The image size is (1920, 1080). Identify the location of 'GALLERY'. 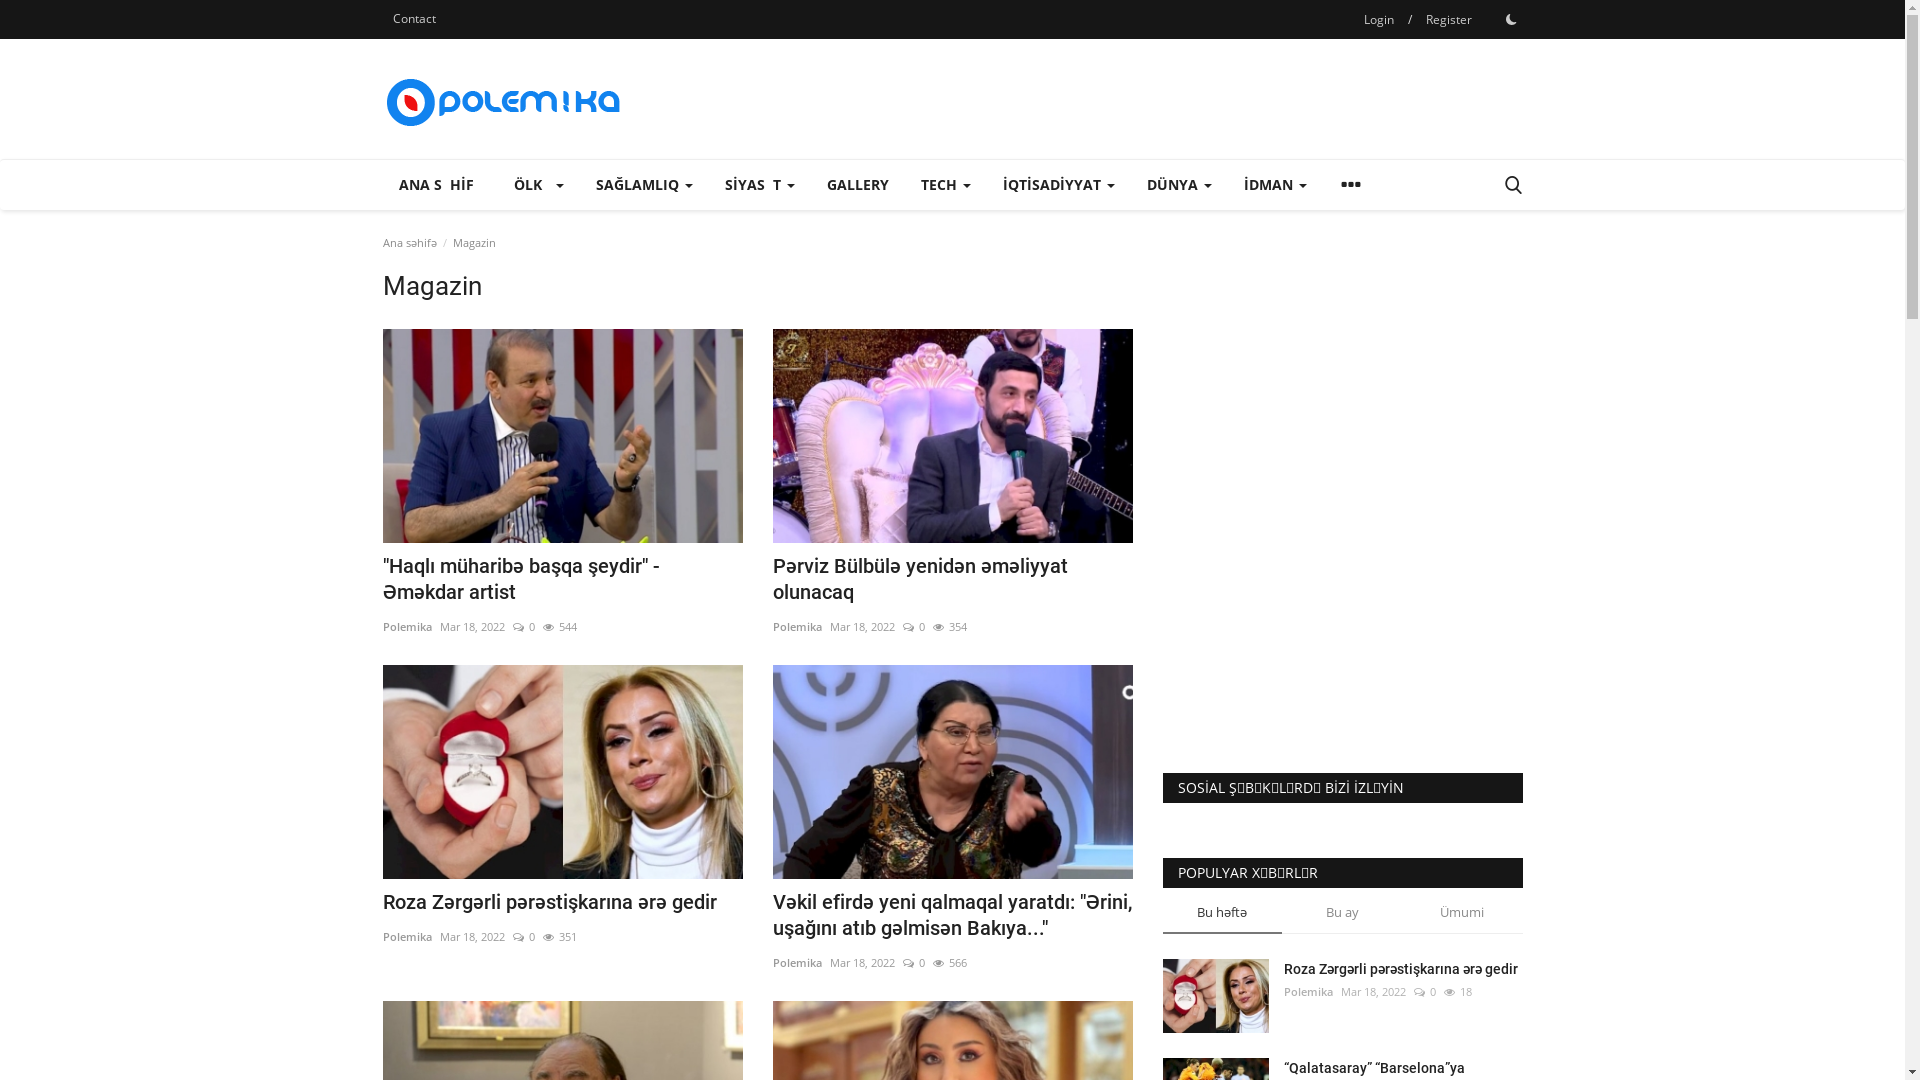
(810, 185).